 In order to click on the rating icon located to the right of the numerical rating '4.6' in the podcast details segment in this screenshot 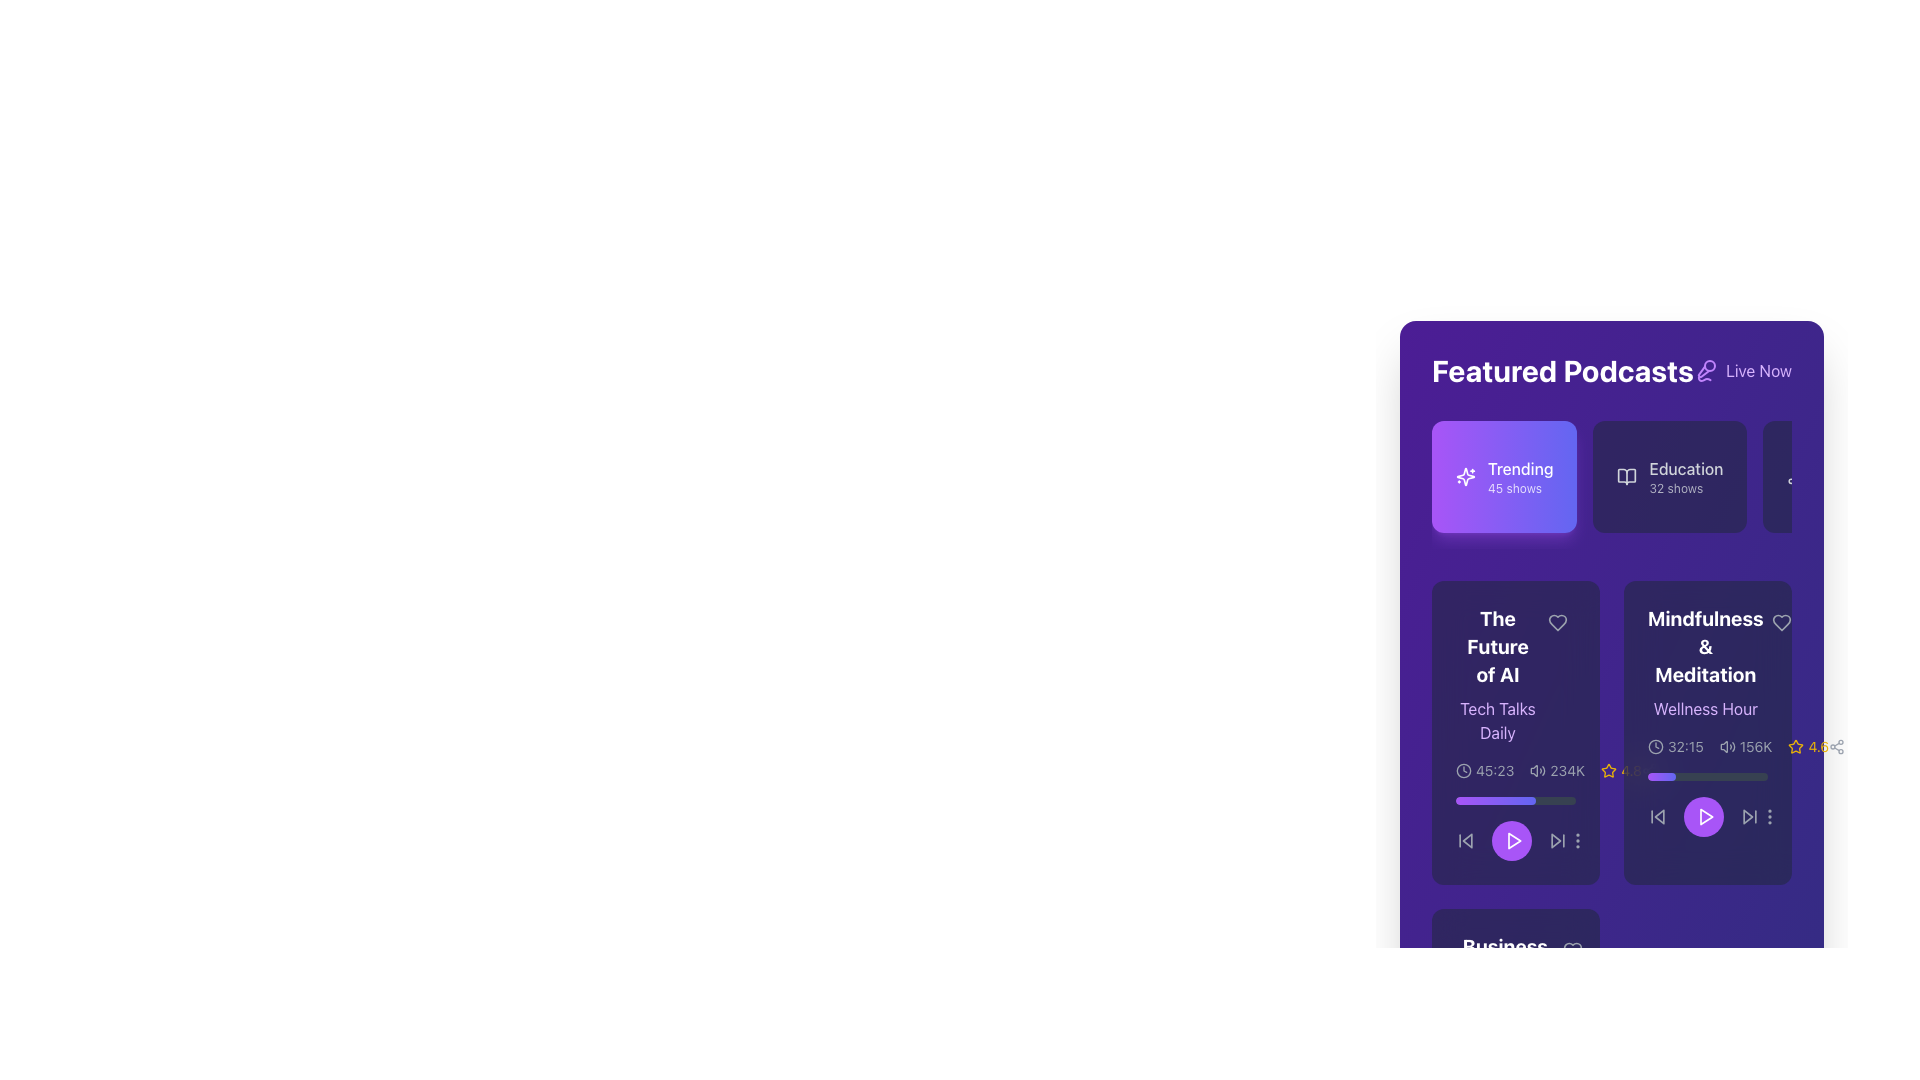, I will do `click(1609, 769)`.